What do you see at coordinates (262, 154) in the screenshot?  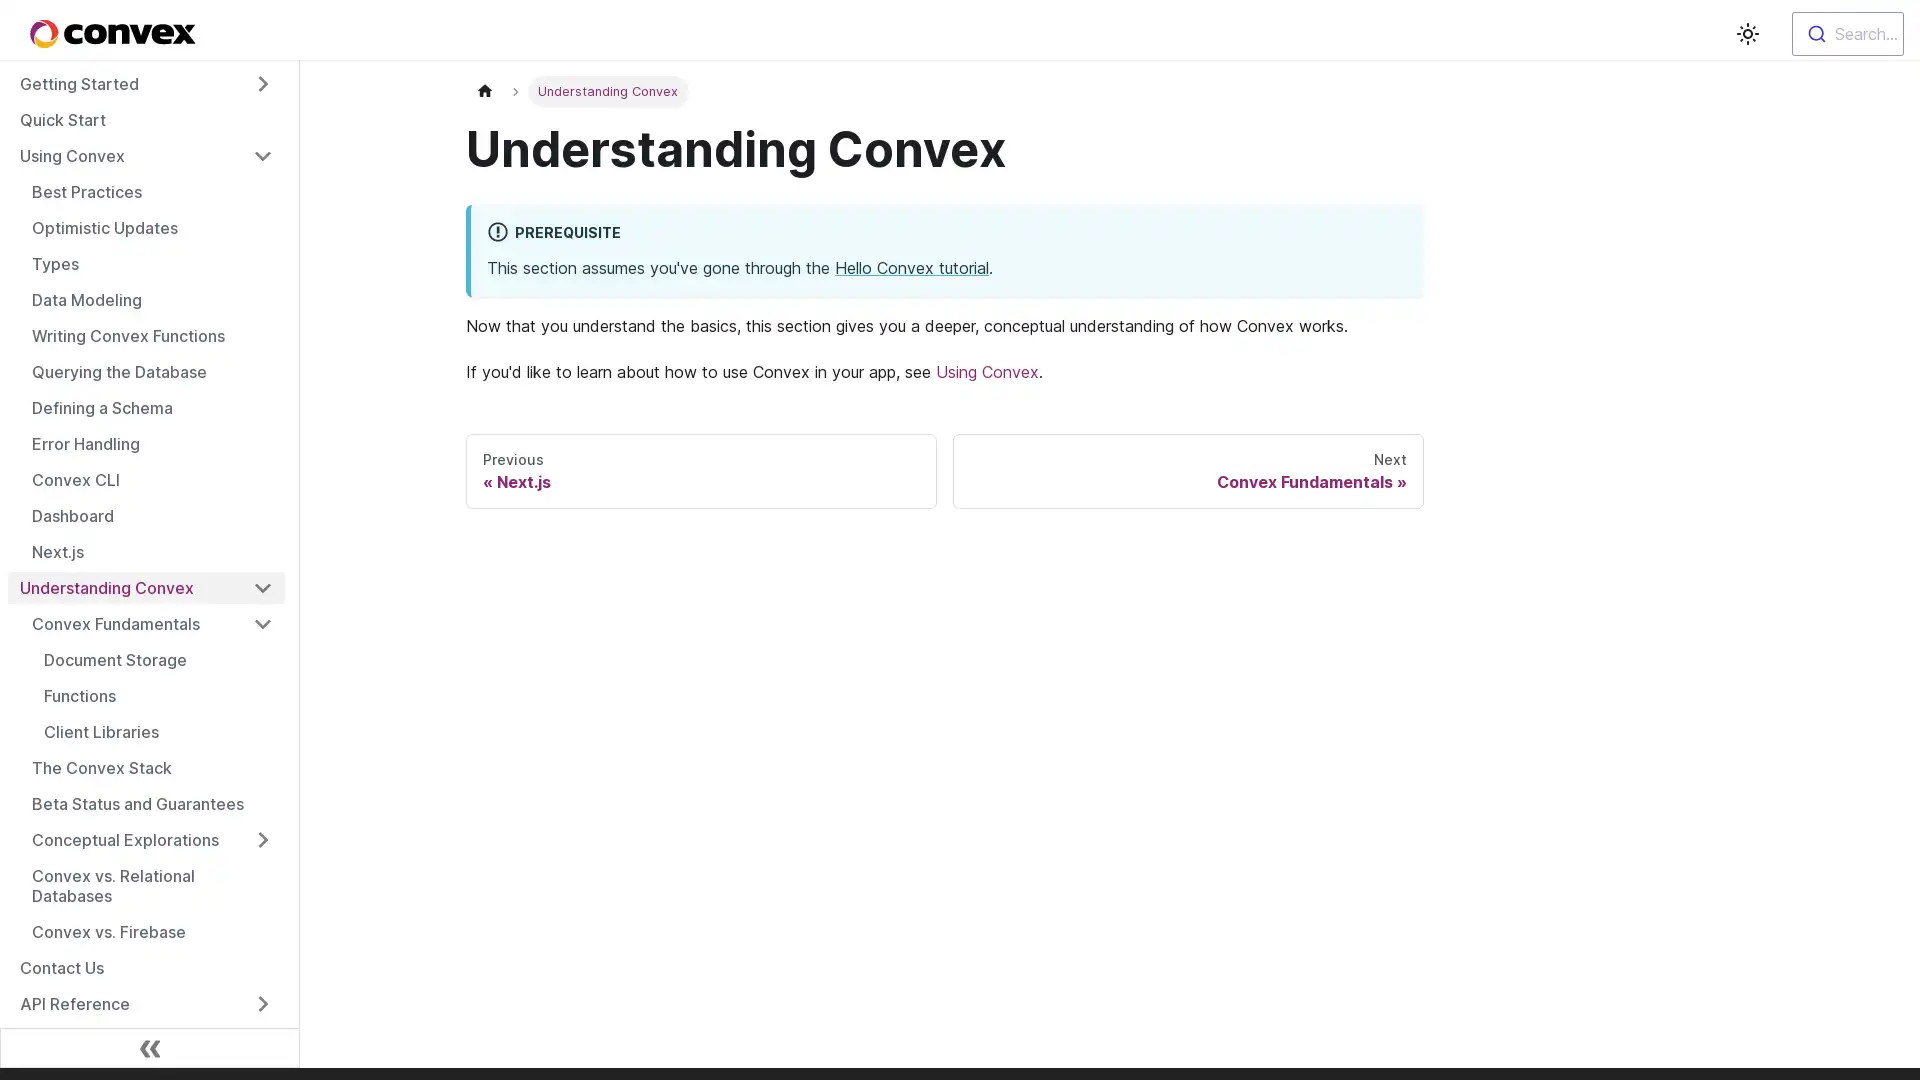 I see `Toggle the collapsible sidebar category 'Using Convex'` at bounding box center [262, 154].